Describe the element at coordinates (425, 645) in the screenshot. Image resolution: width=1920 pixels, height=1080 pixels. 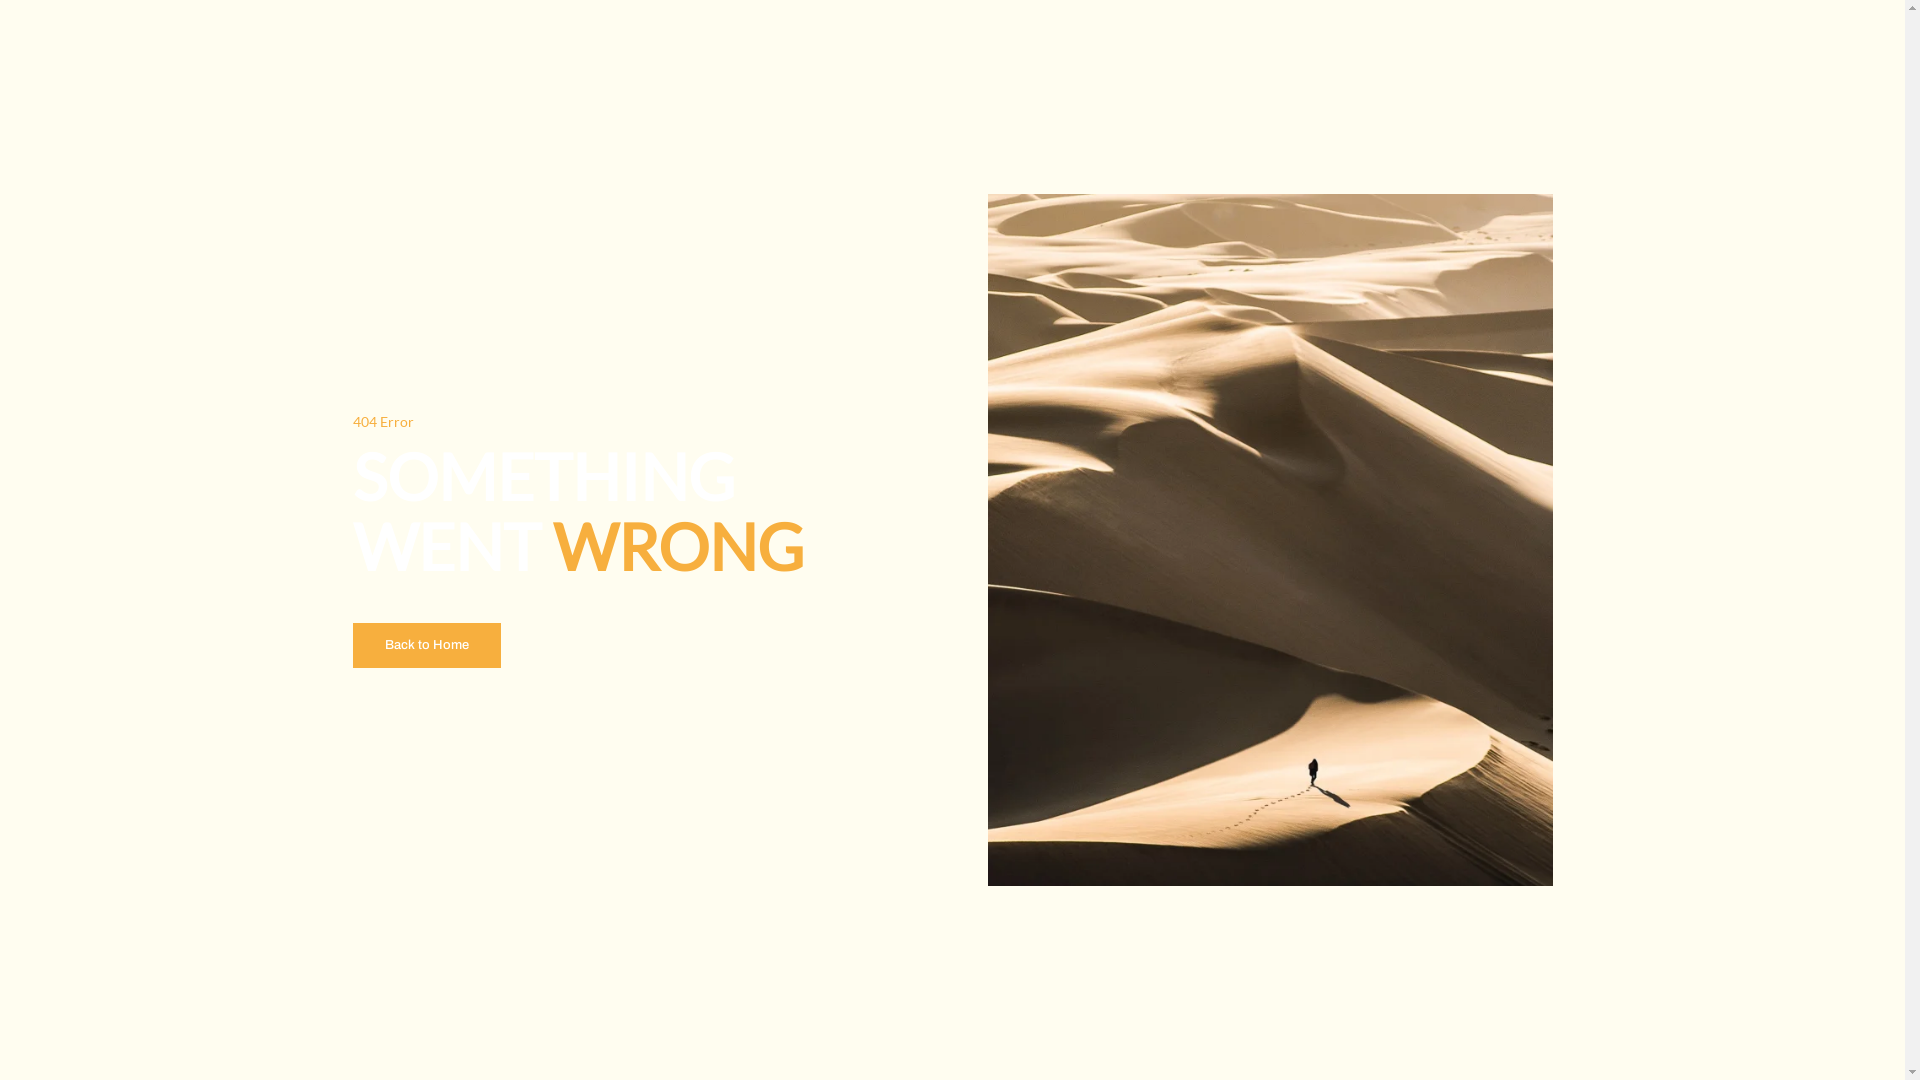
I see `'Back to Home'` at that location.